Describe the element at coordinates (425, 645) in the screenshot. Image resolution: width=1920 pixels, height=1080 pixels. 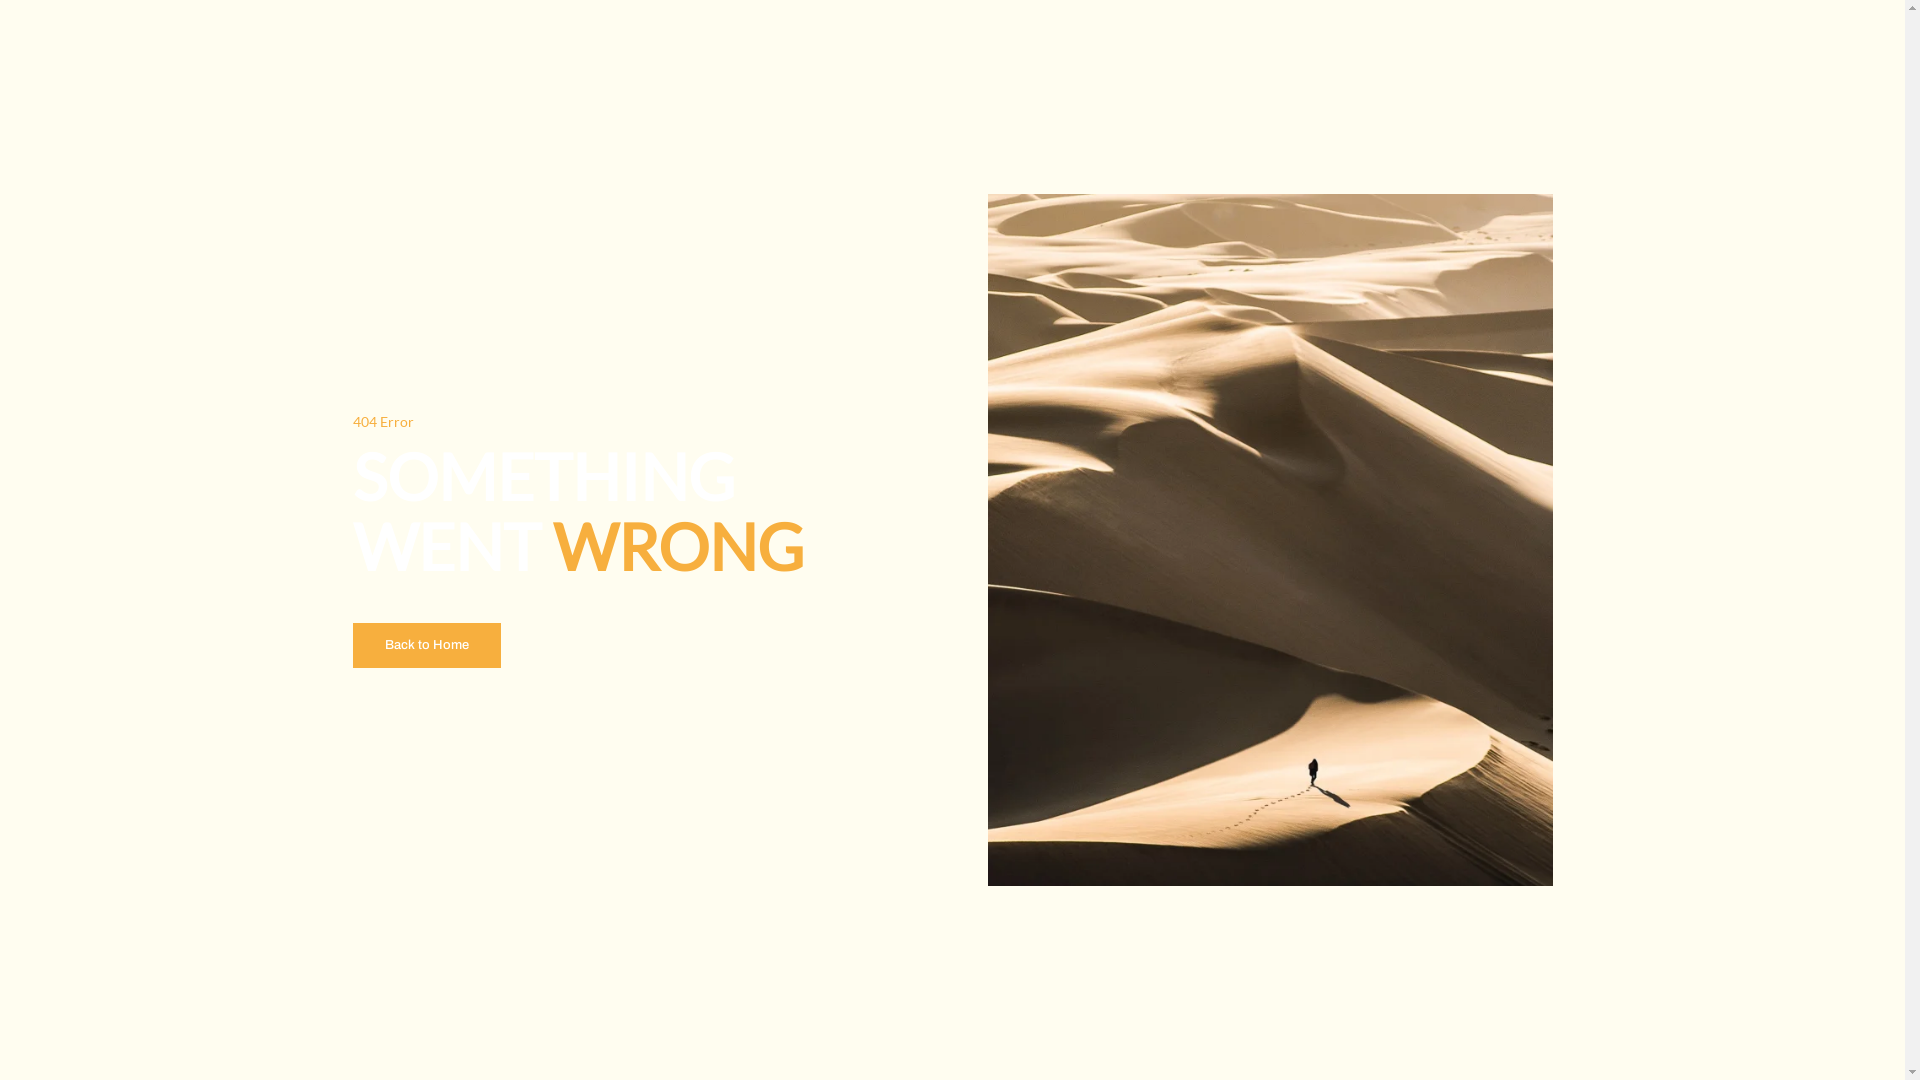
I see `'Back to Home'` at that location.